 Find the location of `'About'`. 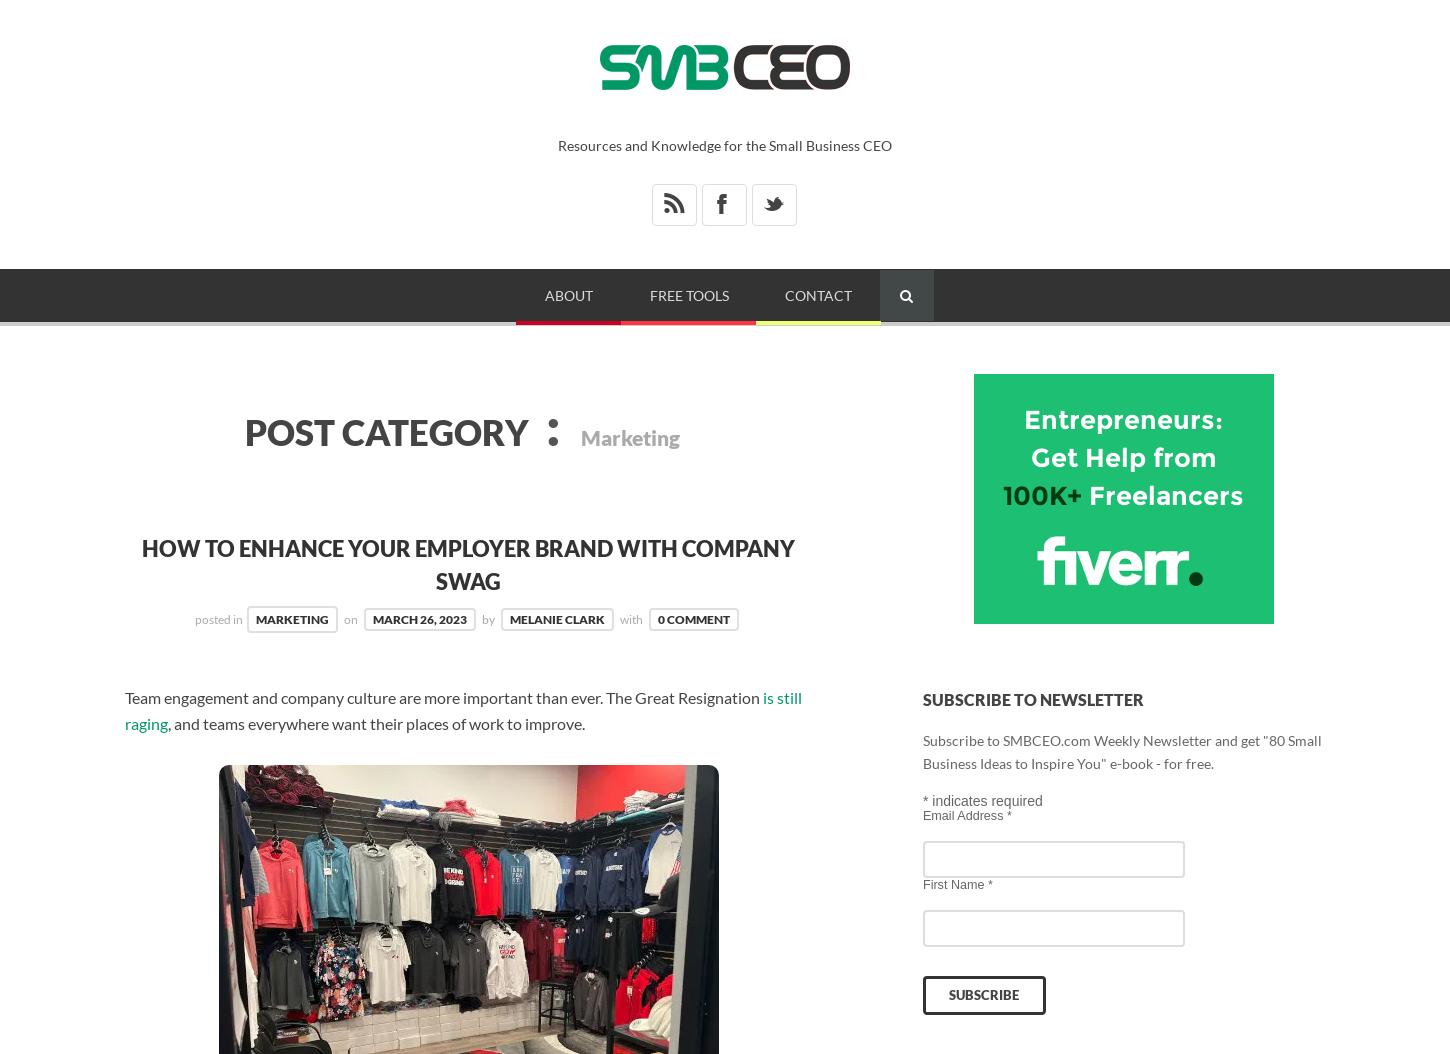

'About' is located at coordinates (567, 293).